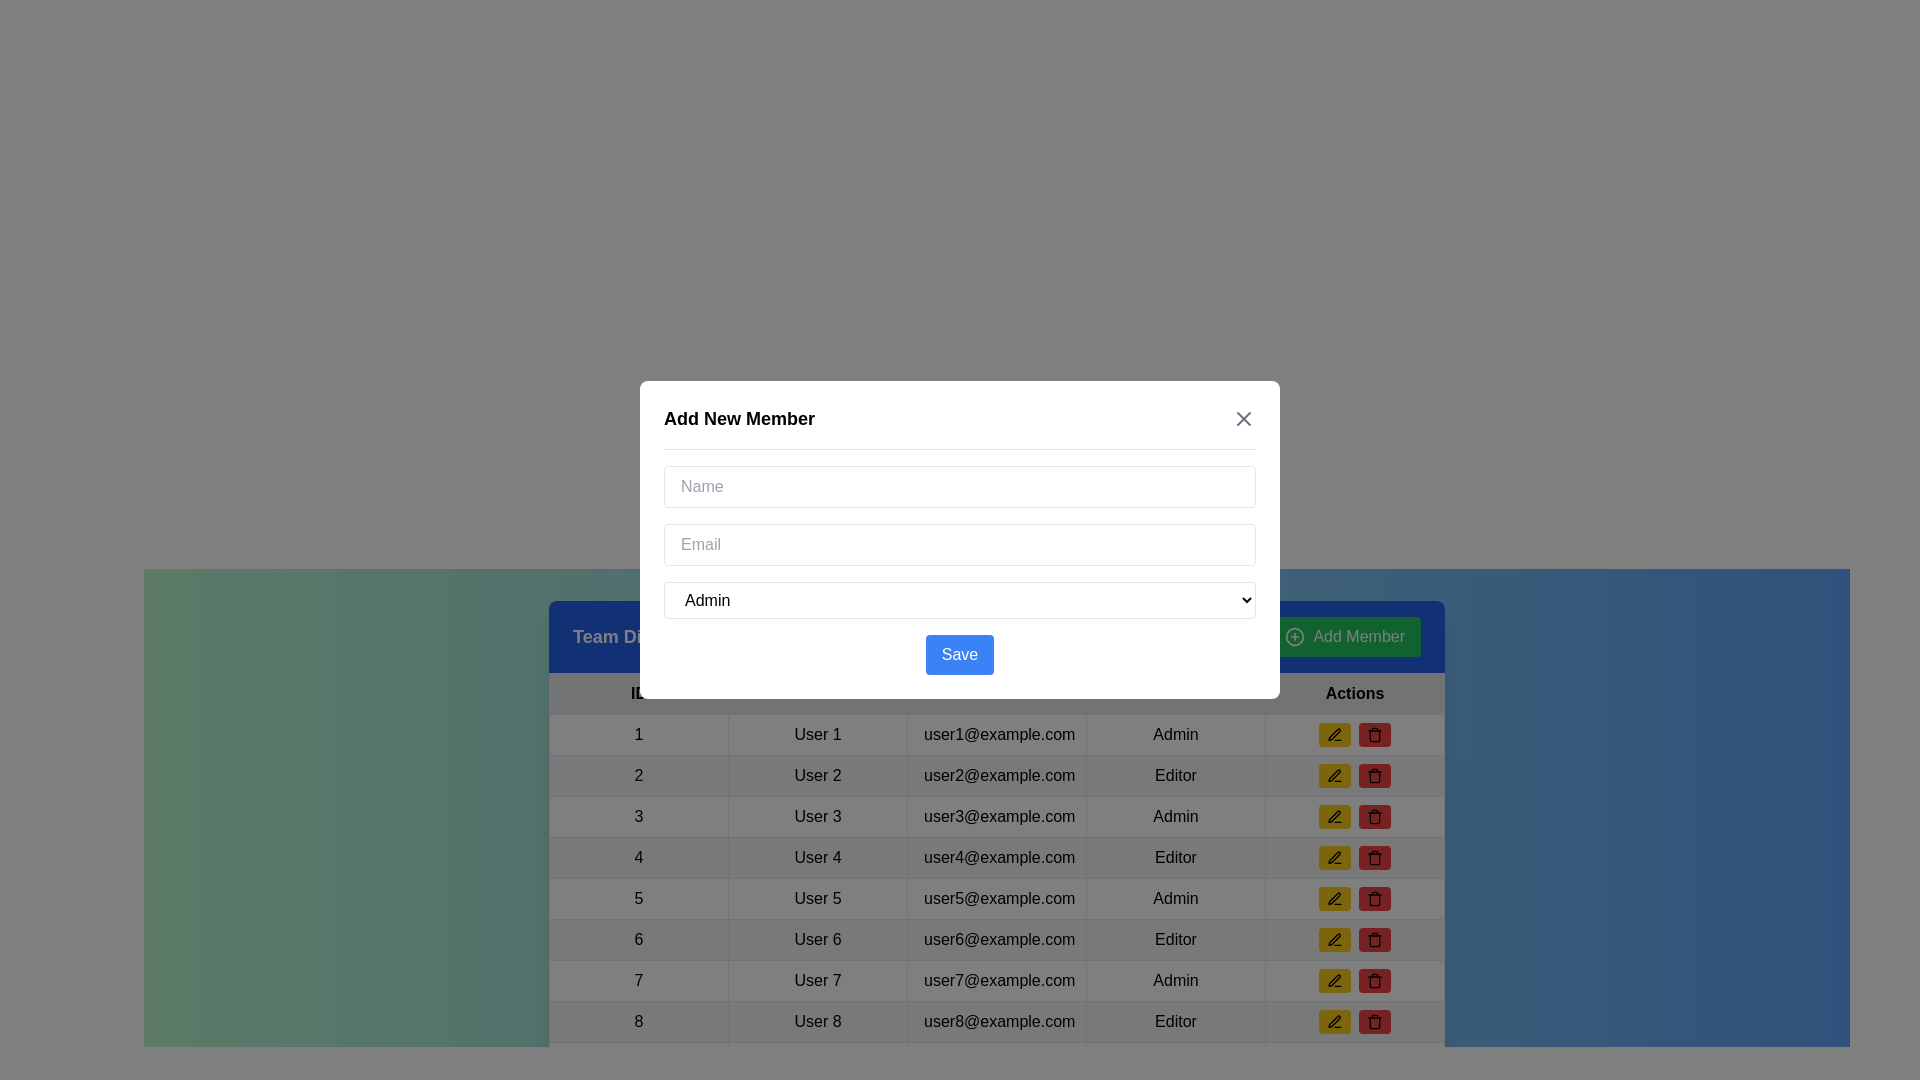 The image size is (1920, 1080). I want to click on the table cell containing the text 'User 3', located in the second column of the third row of the table, so click(817, 817).